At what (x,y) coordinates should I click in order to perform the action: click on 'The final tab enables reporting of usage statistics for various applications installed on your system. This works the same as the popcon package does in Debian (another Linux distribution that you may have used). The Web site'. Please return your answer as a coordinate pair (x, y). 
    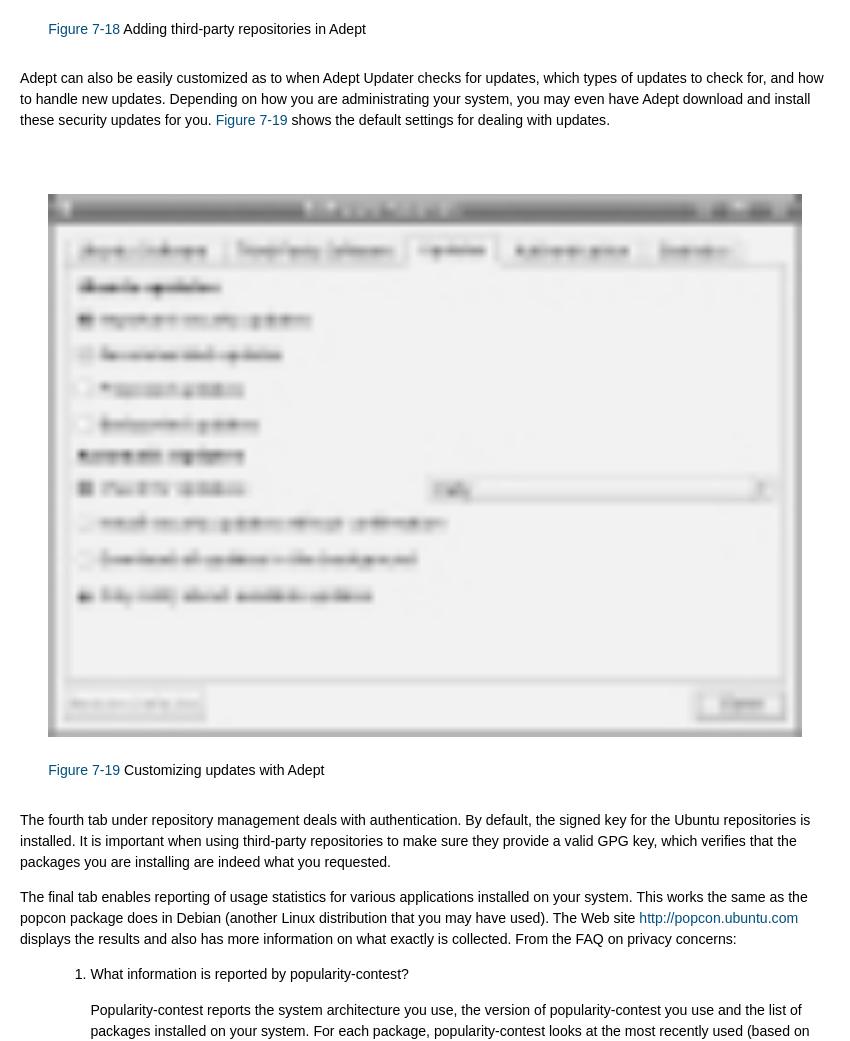
    Looking at the image, I should click on (413, 906).